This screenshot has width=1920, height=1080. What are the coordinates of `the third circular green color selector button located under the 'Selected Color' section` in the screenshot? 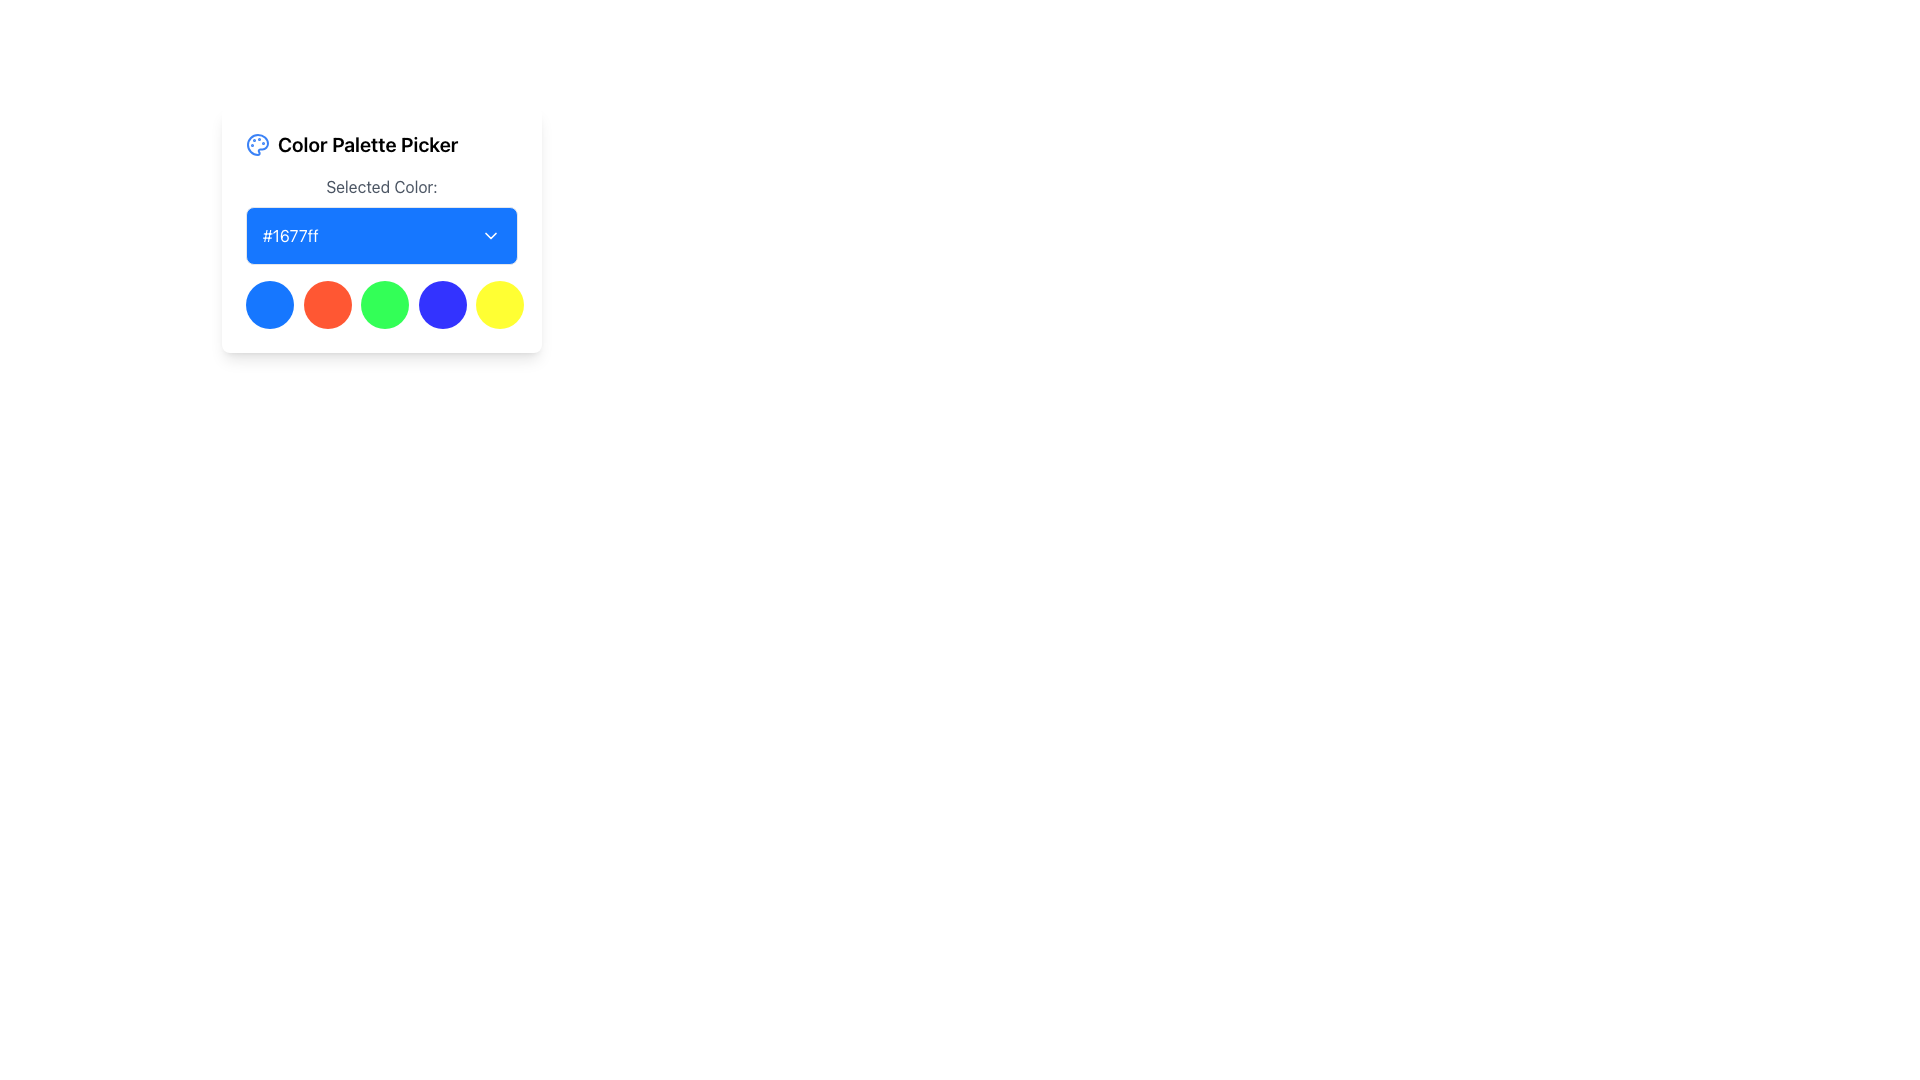 It's located at (385, 304).